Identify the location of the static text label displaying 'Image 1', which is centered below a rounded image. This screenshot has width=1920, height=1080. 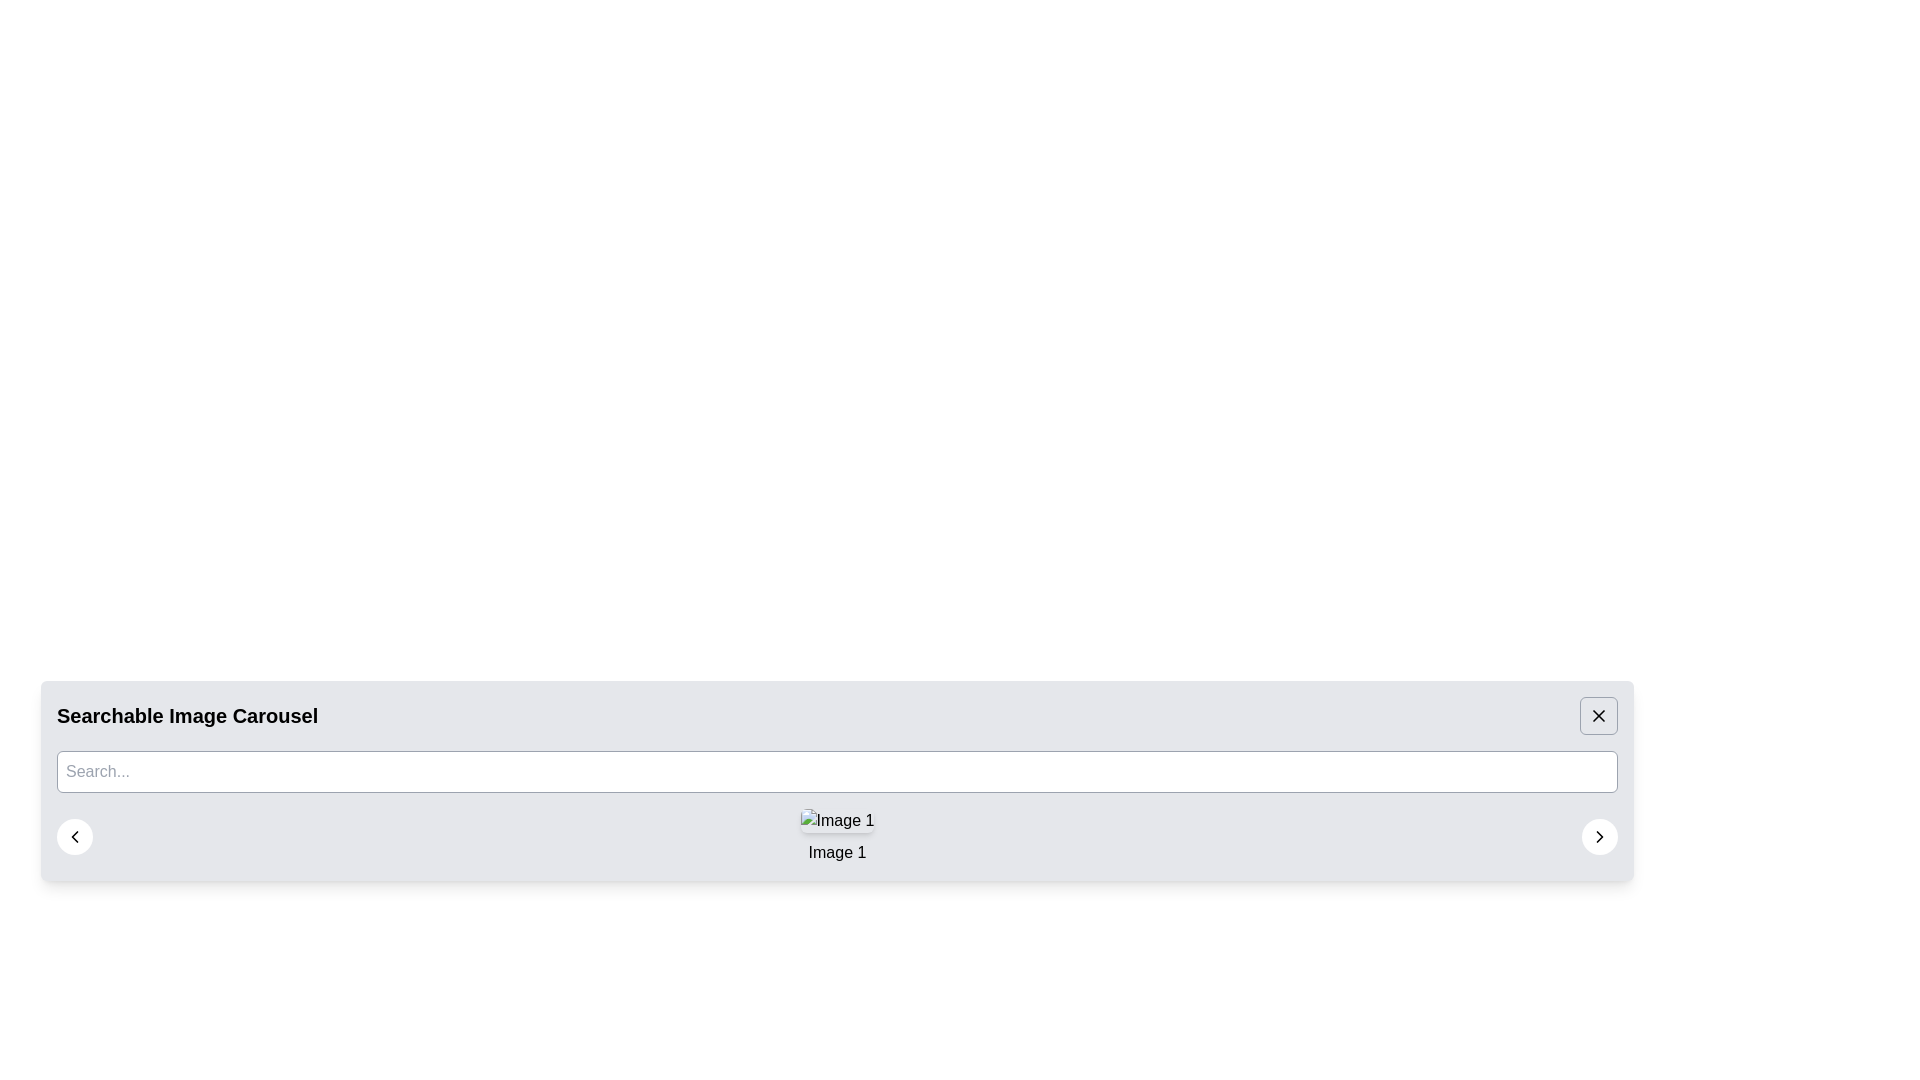
(837, 852).